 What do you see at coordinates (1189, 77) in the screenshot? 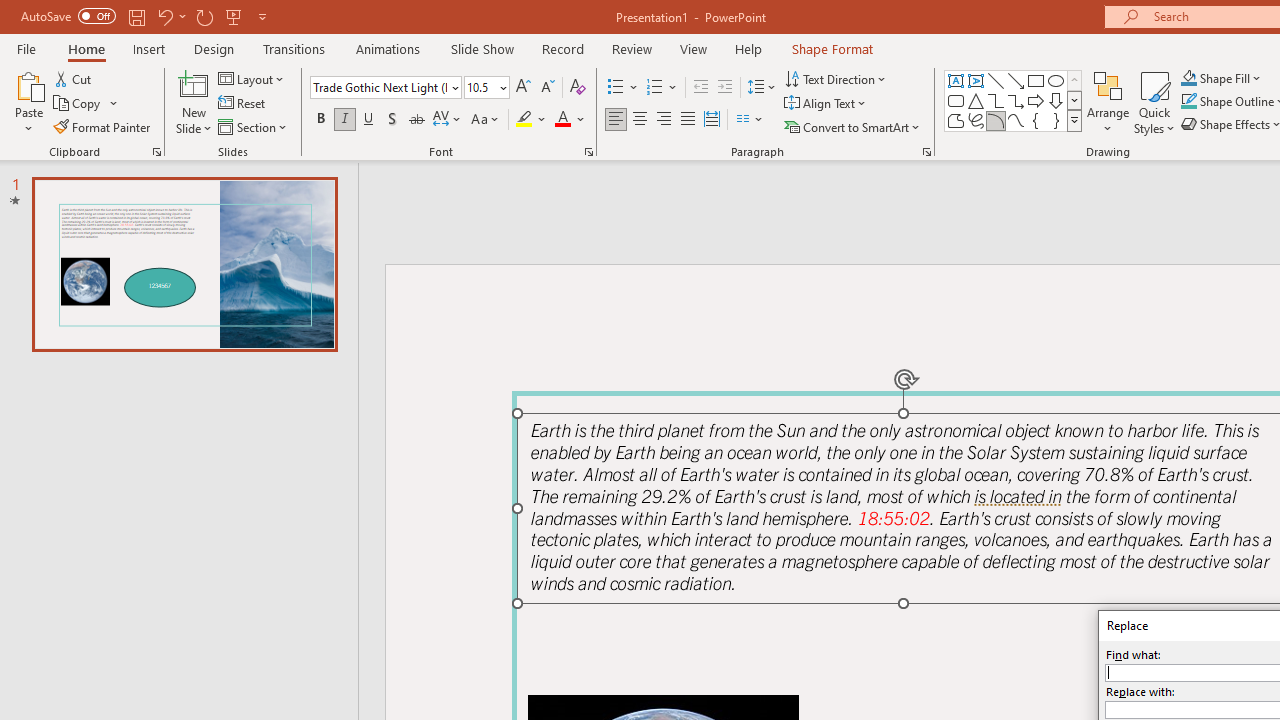
I see `'Shape Fill Aqua, Accent 2'` at bounding box center [1189, 77].